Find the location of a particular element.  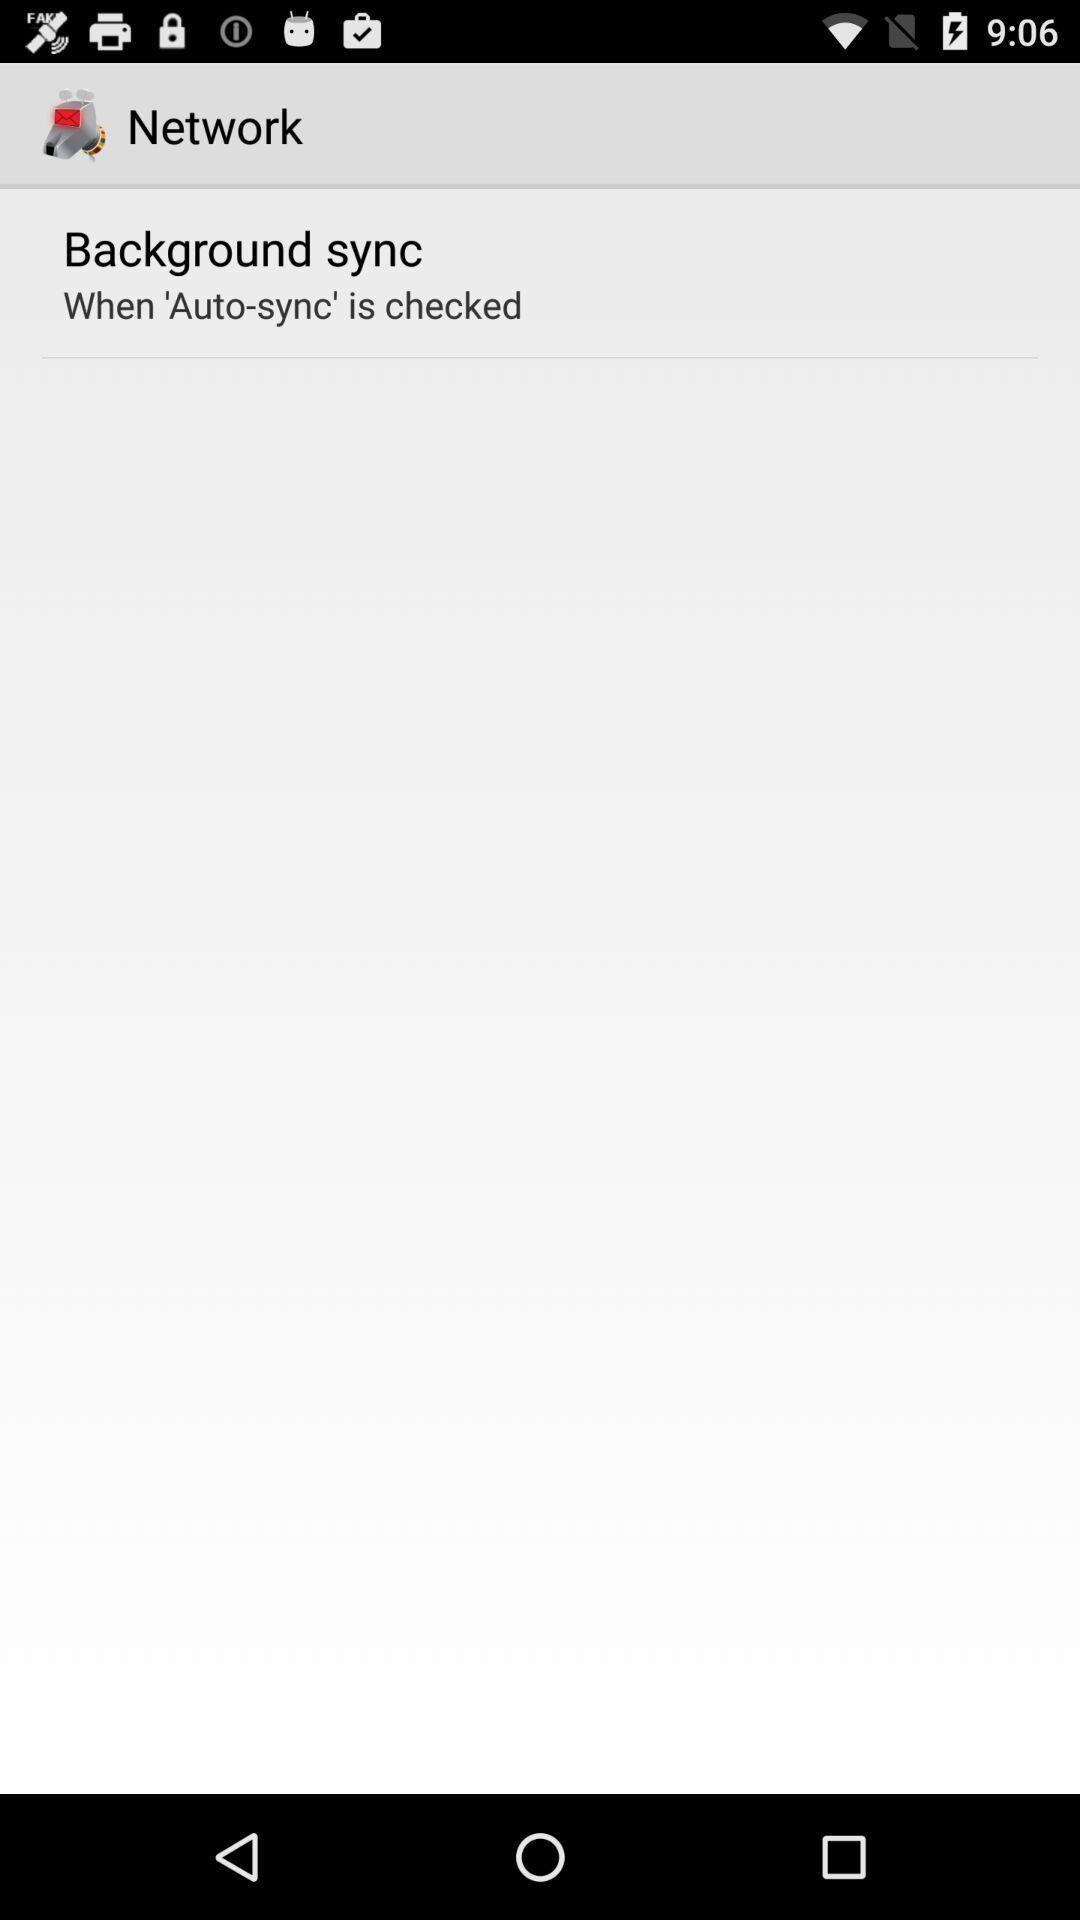

app above the when auto sync icon is located at coordinates (242, 246).